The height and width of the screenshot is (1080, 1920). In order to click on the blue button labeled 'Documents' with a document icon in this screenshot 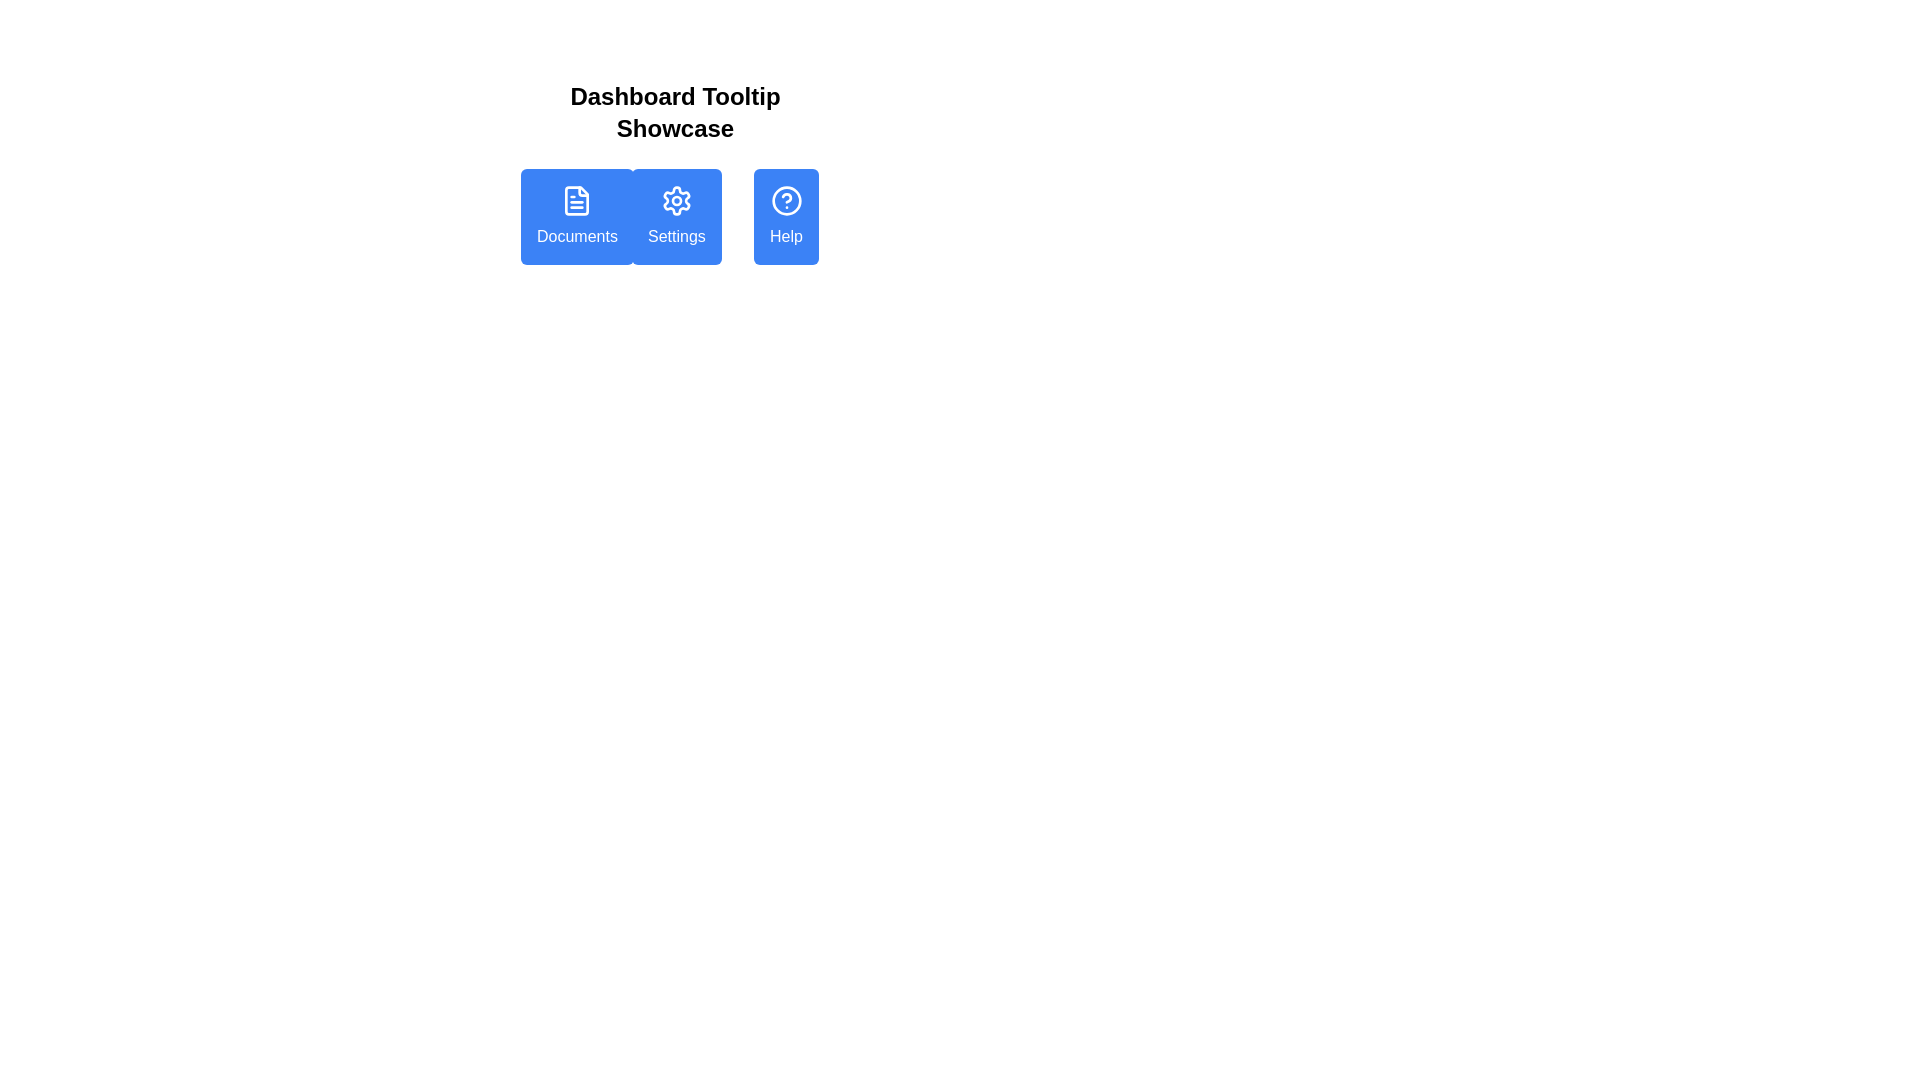, I will do `click(576, 216)`.